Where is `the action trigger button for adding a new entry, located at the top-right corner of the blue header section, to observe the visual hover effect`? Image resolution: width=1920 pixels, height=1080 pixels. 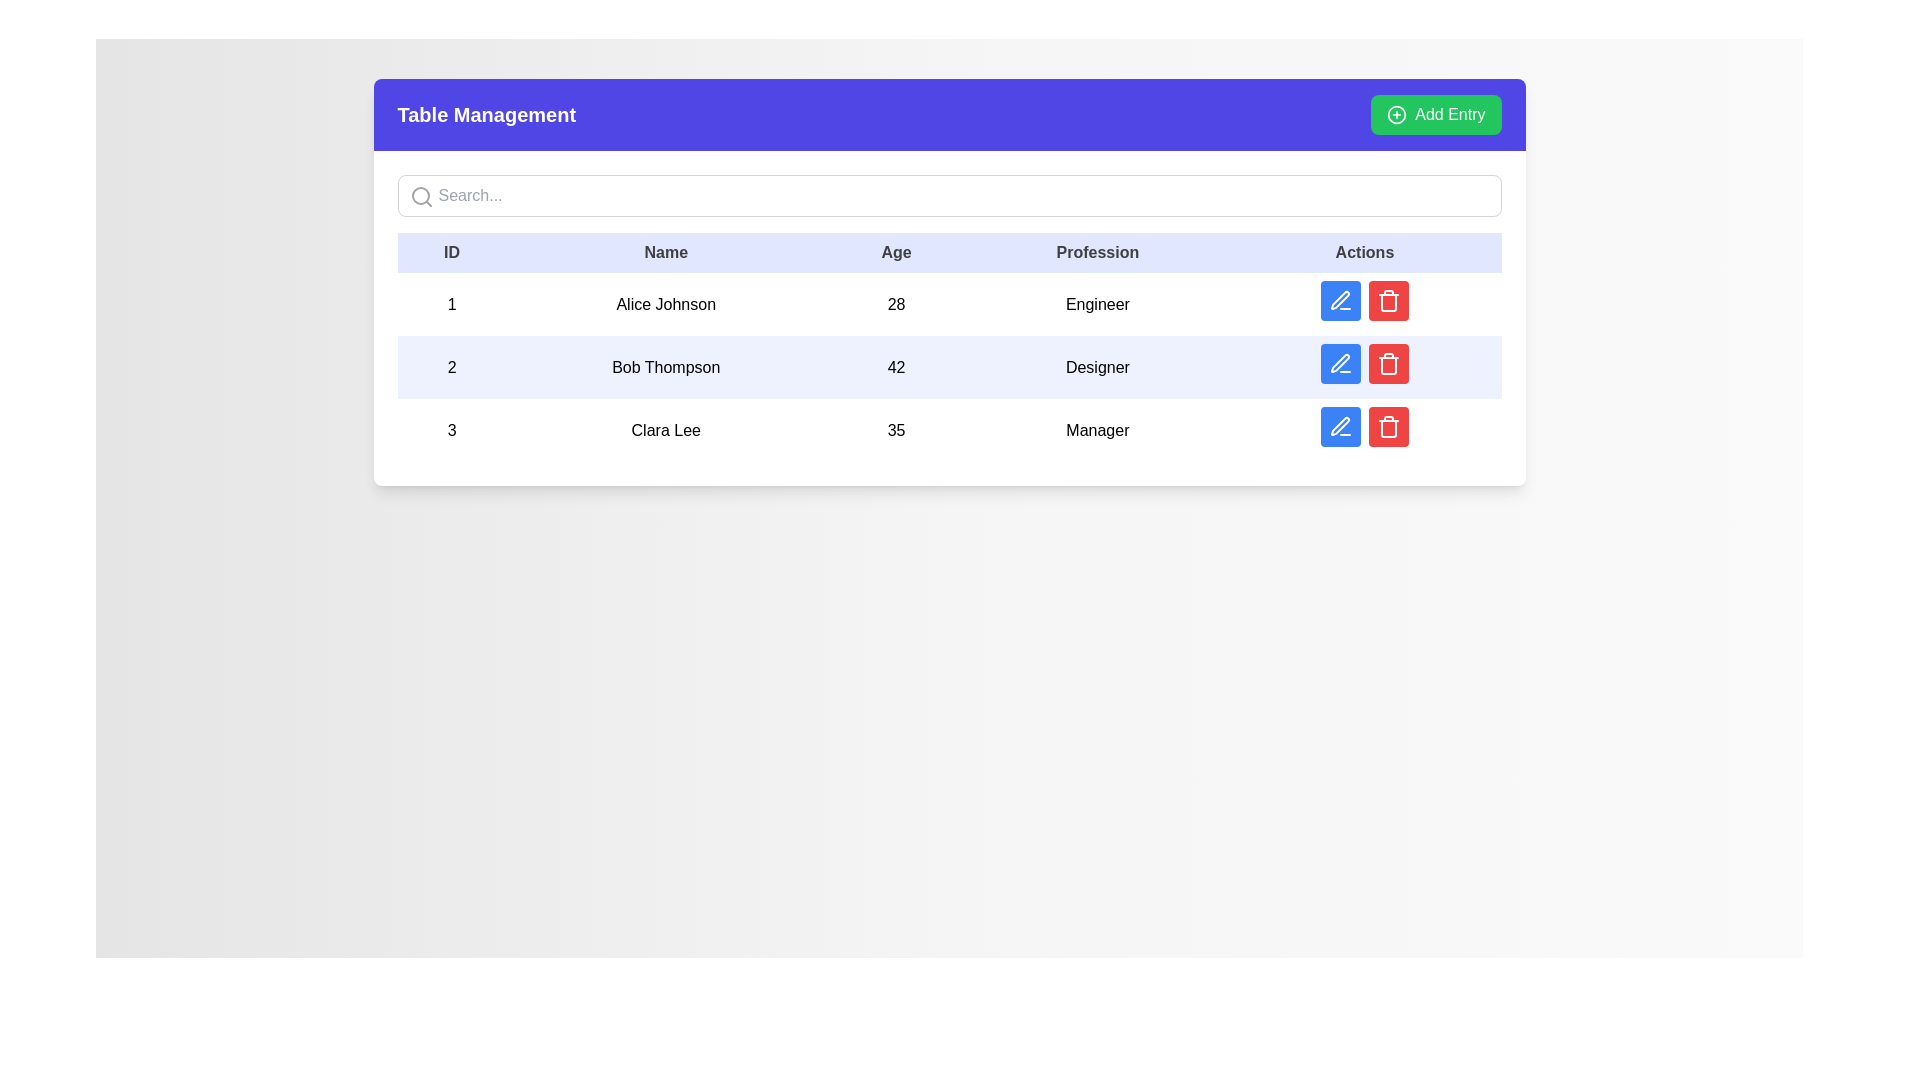
the action trigger button for adding a new entry, located at the top-right corner of the blue header section, to observe the visual hover effect is located at coordinates (1435, 115).